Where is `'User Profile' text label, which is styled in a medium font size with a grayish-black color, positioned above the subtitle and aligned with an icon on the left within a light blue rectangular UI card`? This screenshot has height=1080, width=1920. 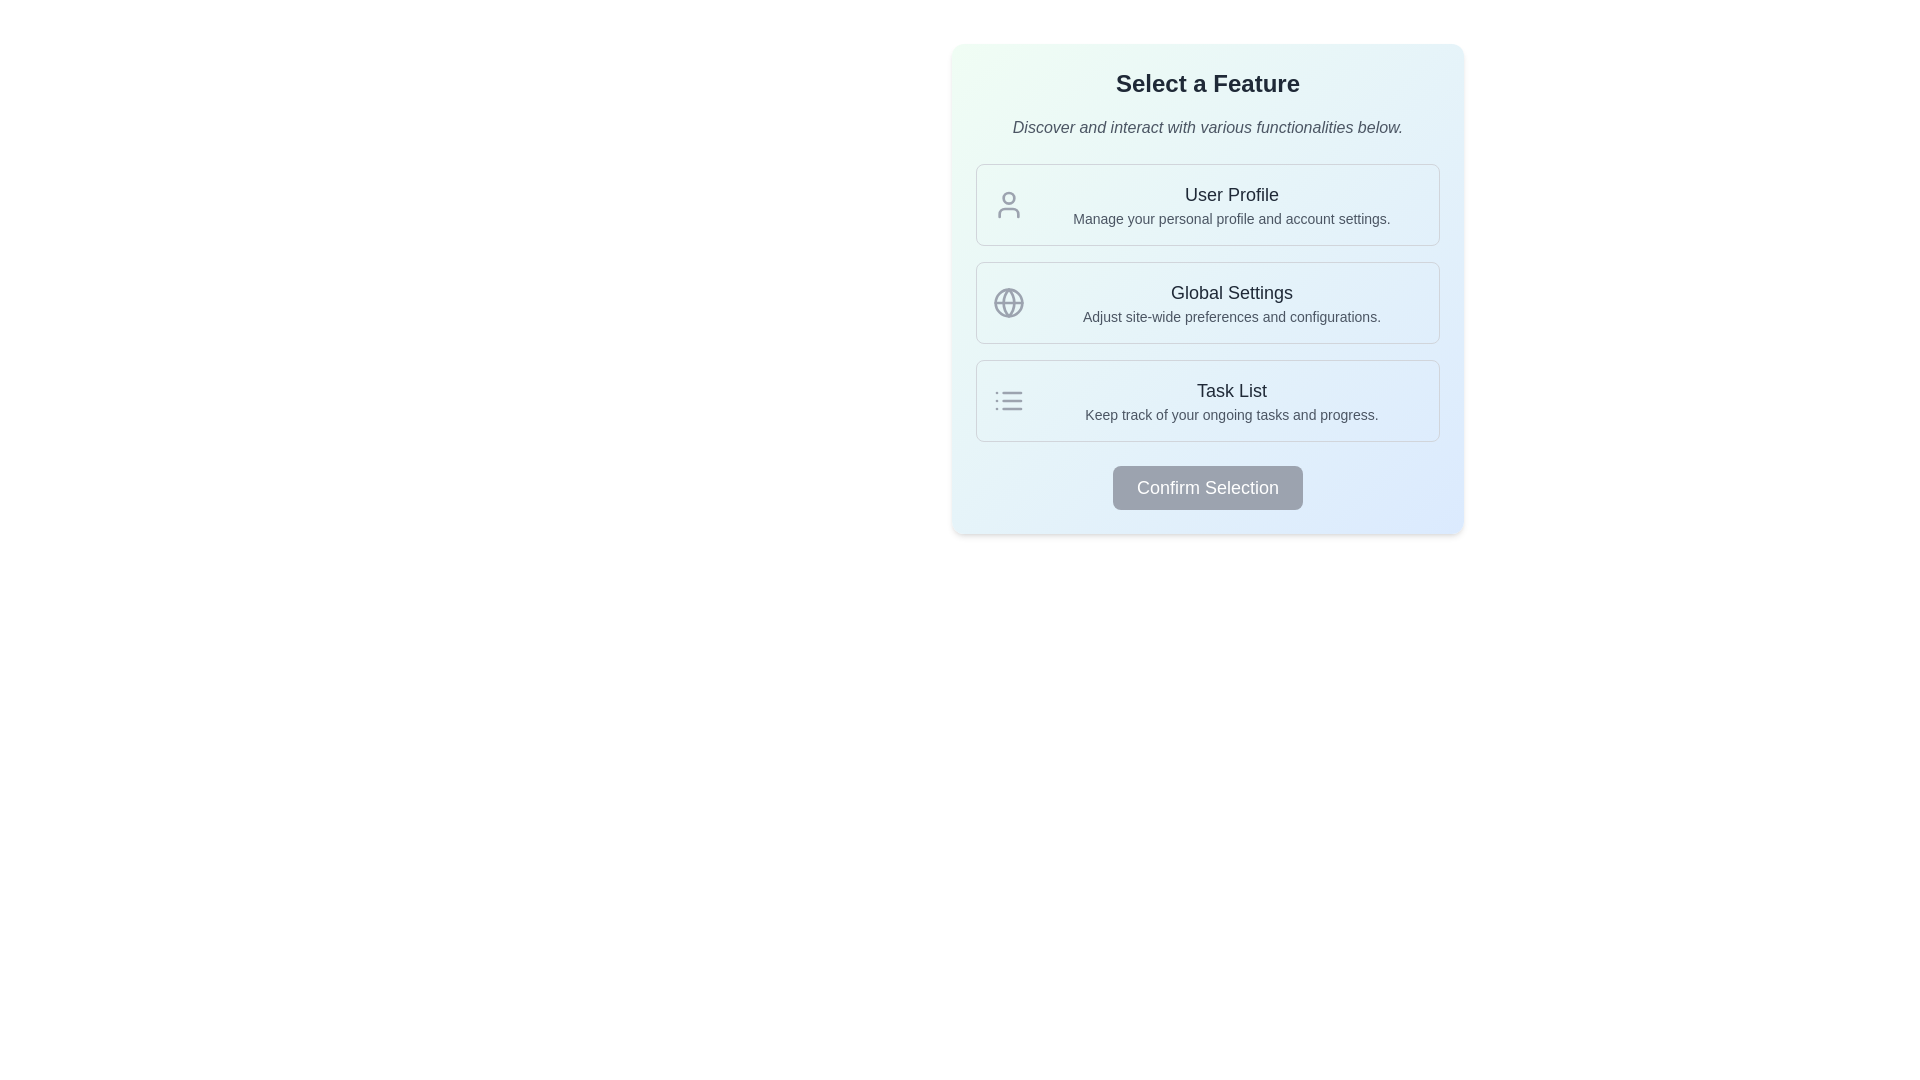 'User Profile' text label, which is styled in a medium font size with a grayish-black color, positioned above the subtitle and aligned with an icon on the left within a light blue rectangular UI card is located at coordinates (1231, 195).